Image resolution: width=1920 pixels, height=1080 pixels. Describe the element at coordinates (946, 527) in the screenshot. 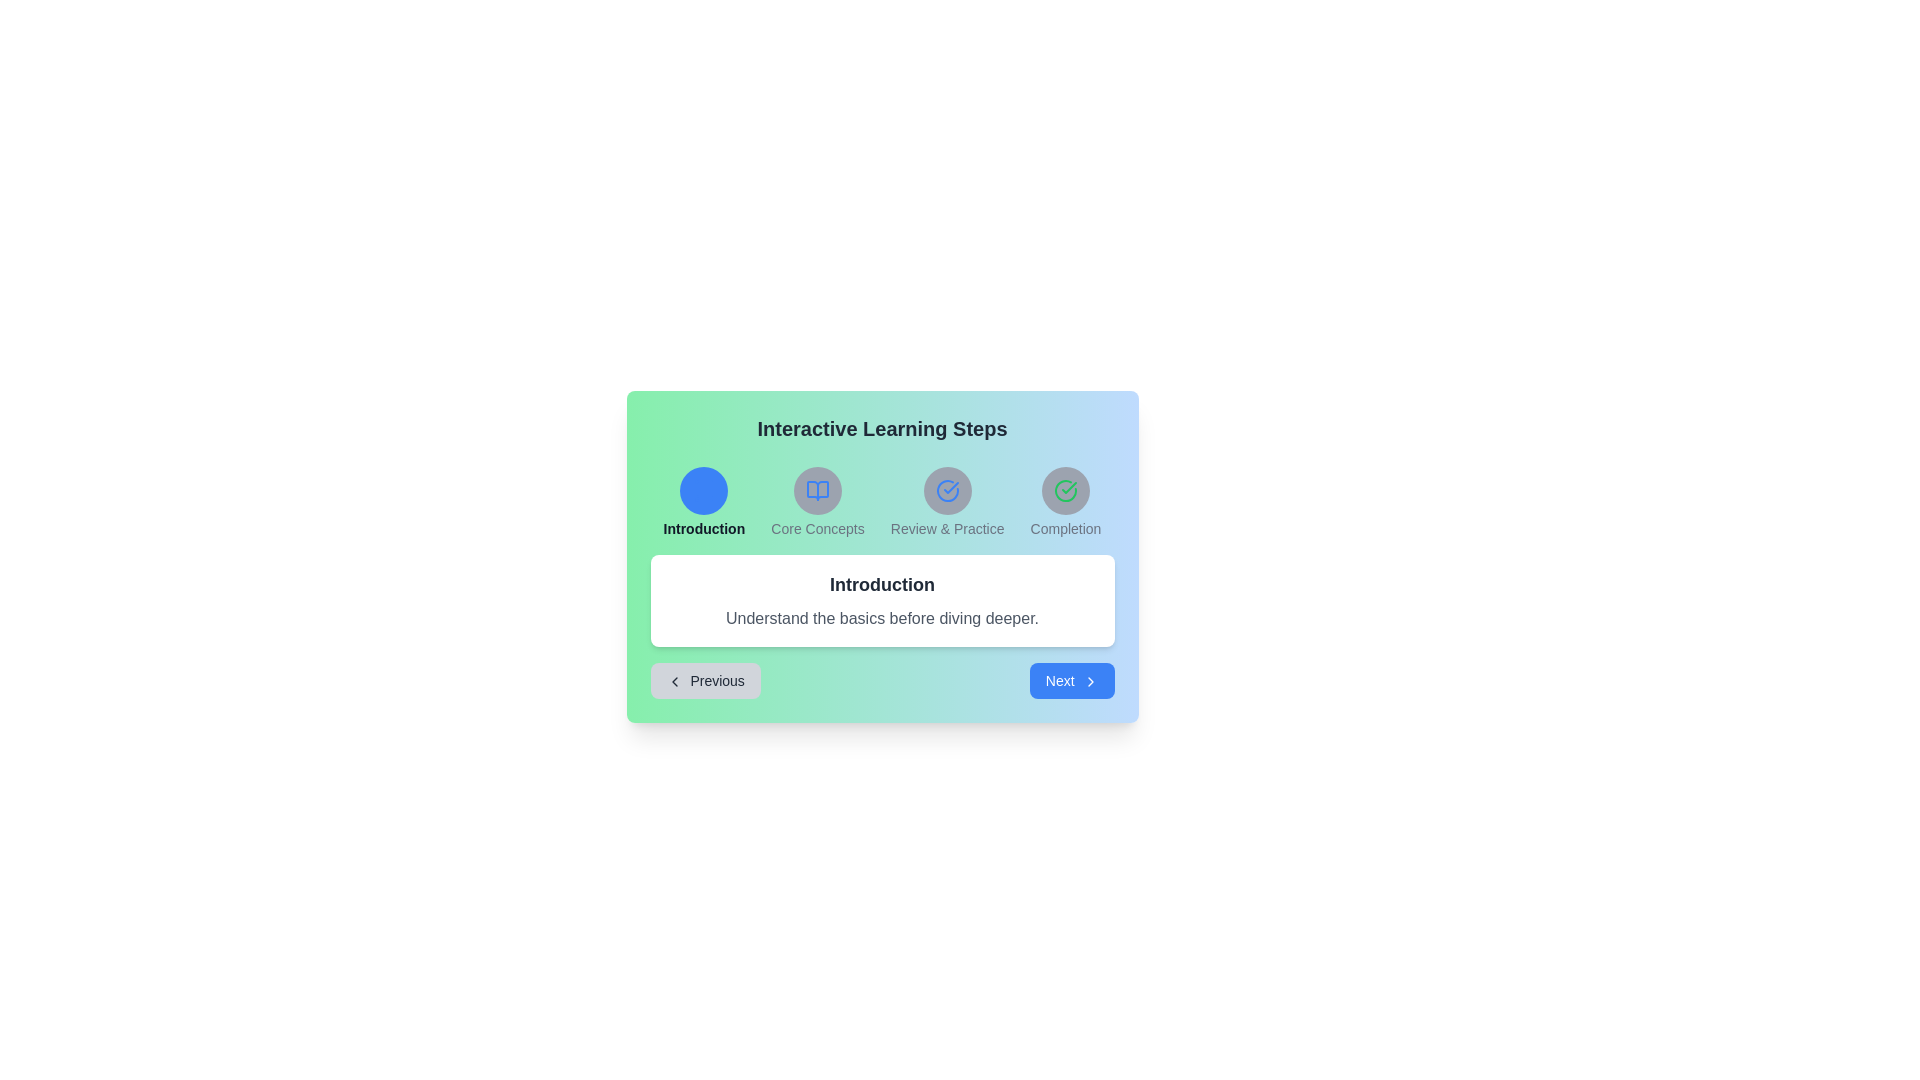

I see `text label that describes the step or phase represented by the circular icon above it, located in the center area of a card layout beneath the heading 'Interactive Learning Steps'. This is the third text label among four in a row` at that location.